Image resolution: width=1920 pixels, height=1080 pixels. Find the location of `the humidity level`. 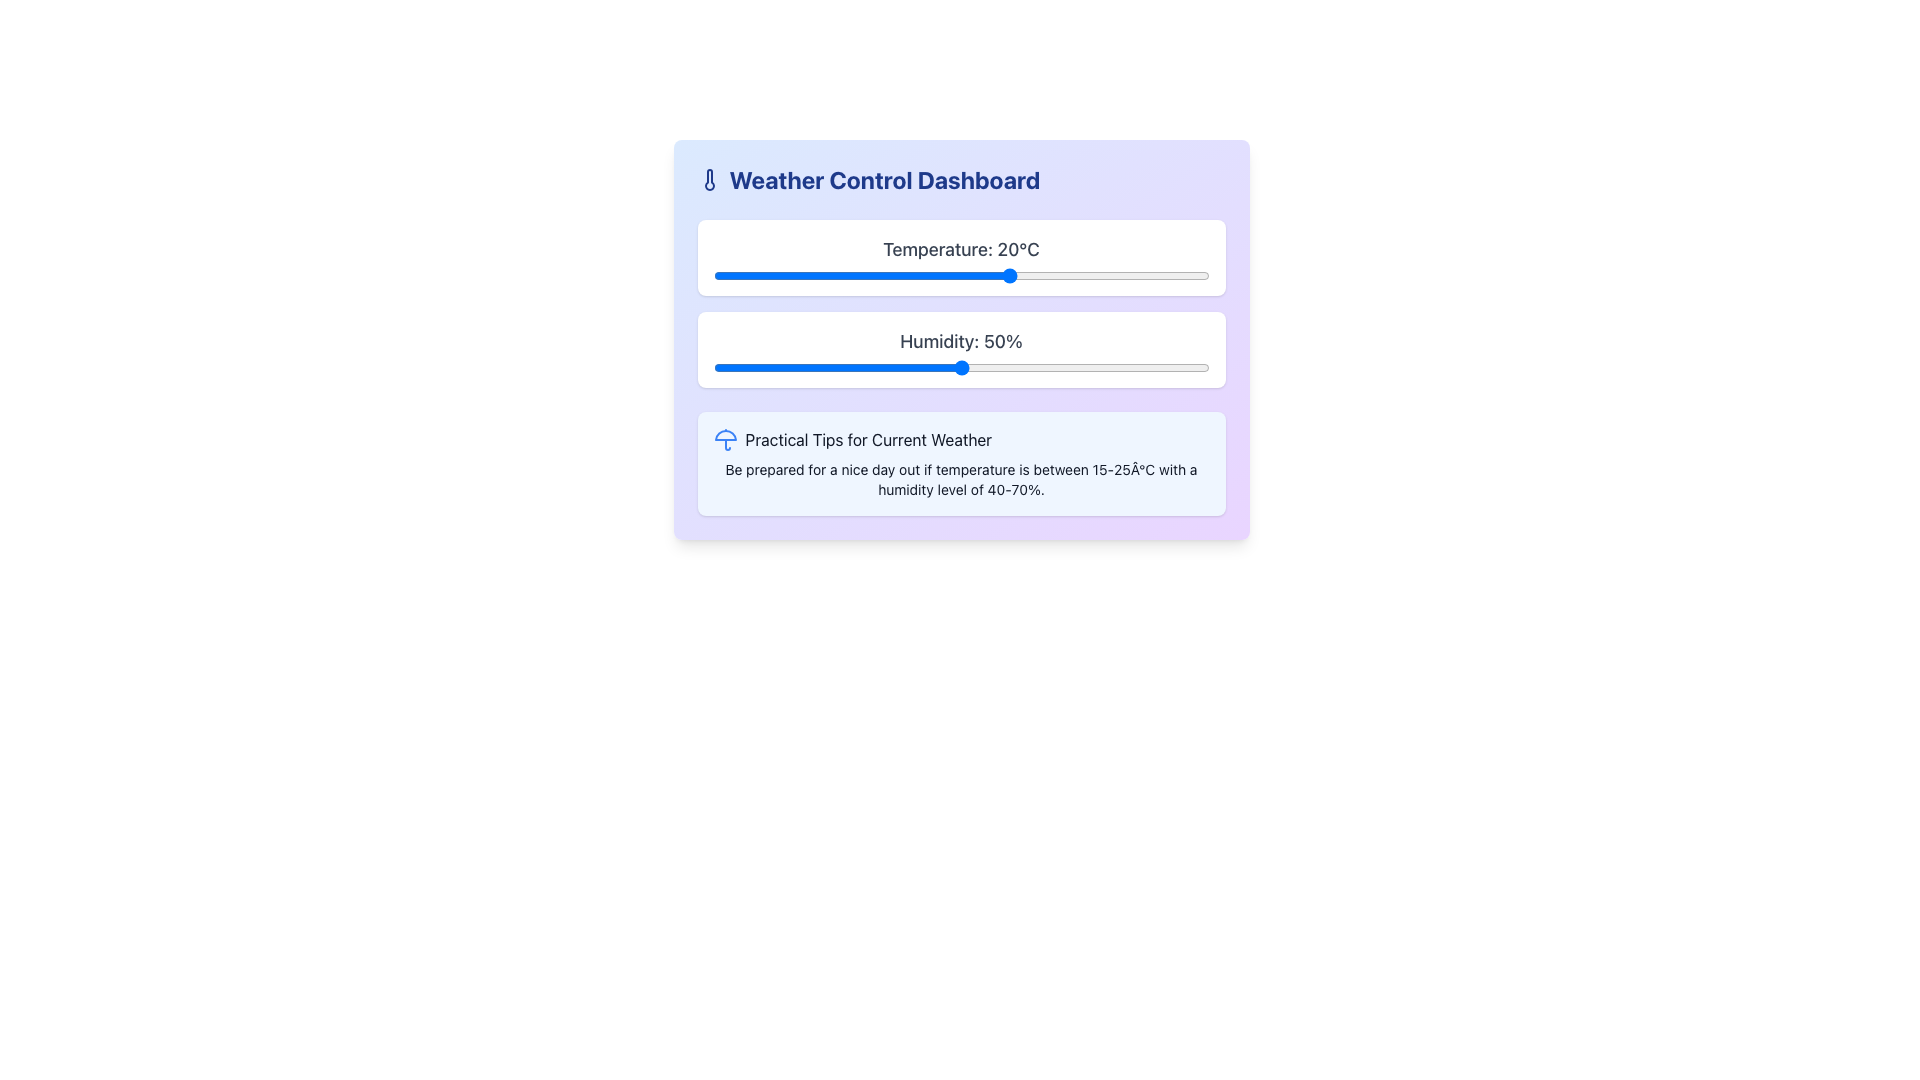

the humidity level is located at coordinates (996, 367).